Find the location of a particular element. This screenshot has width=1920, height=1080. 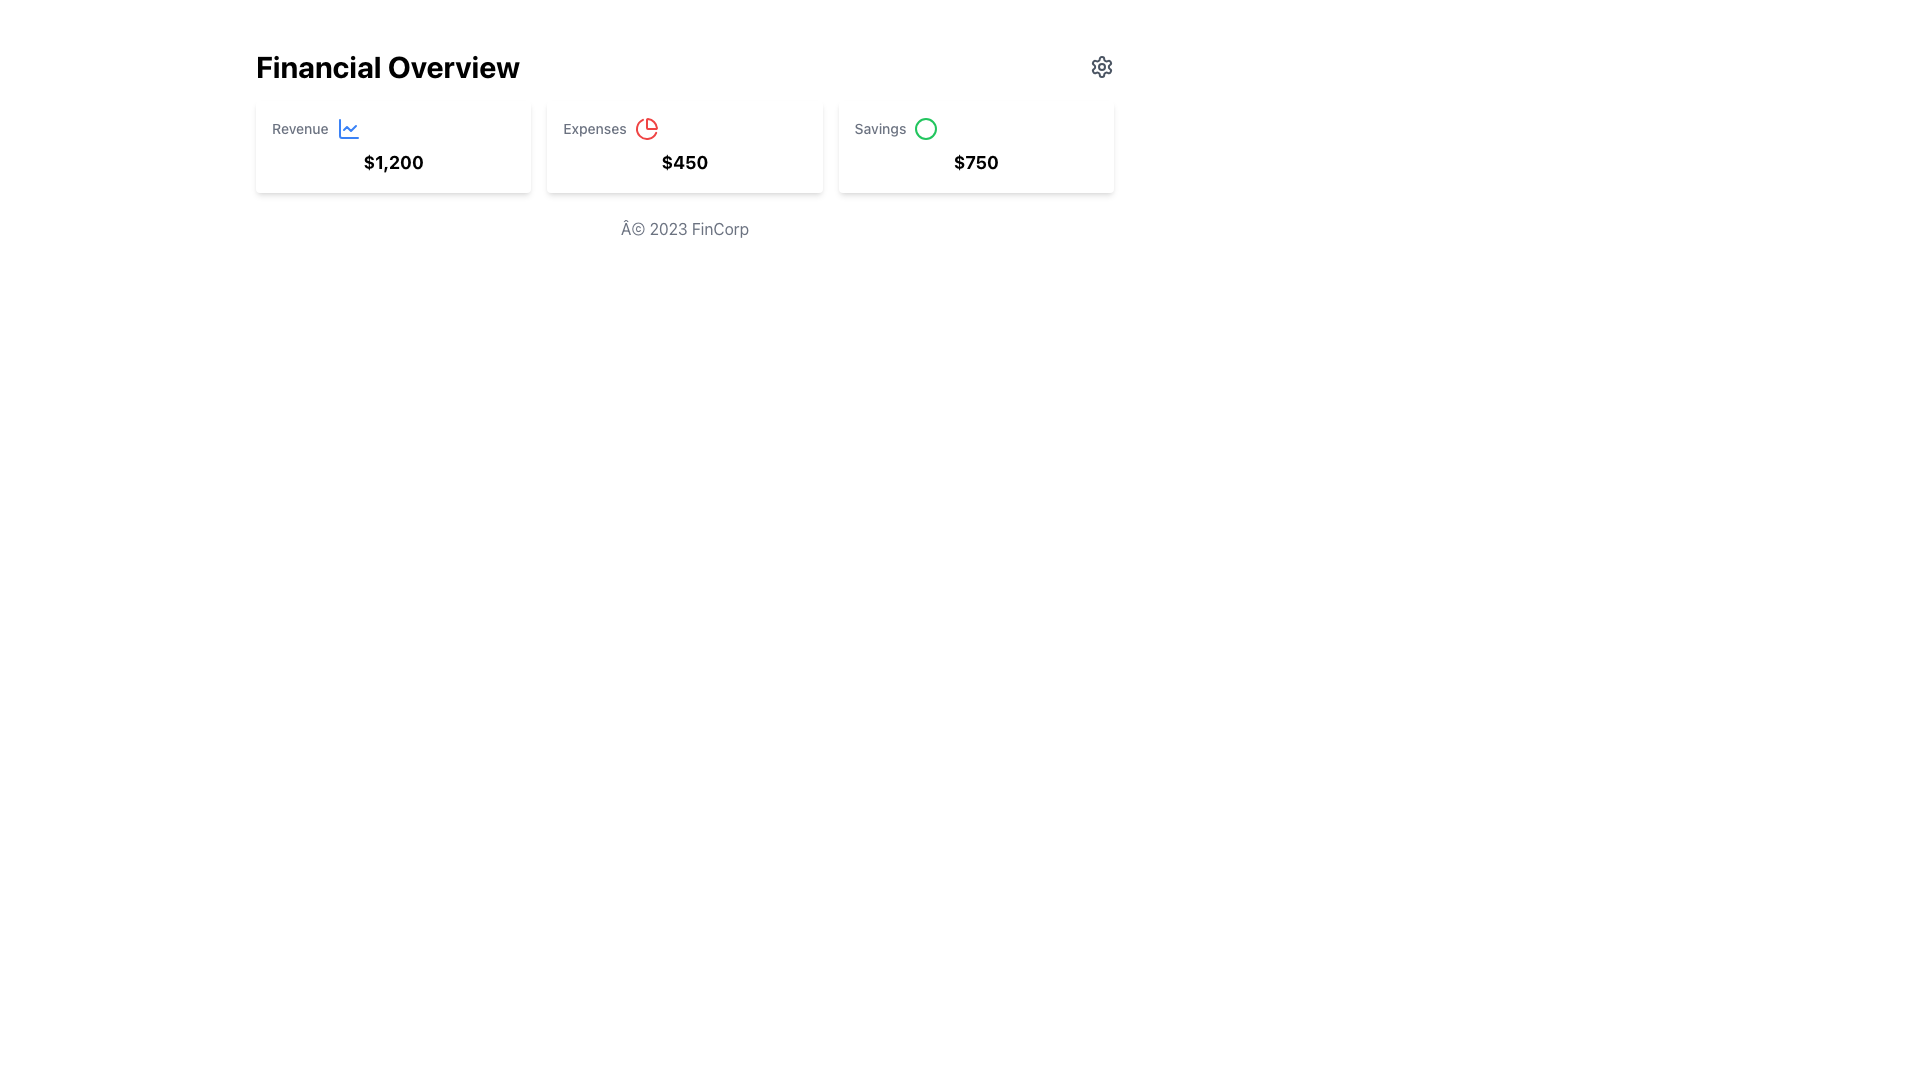

the Informational Data Card located in the second column of the financial overview grid, which displays the user's expenses is located at coordinates (685, 145).